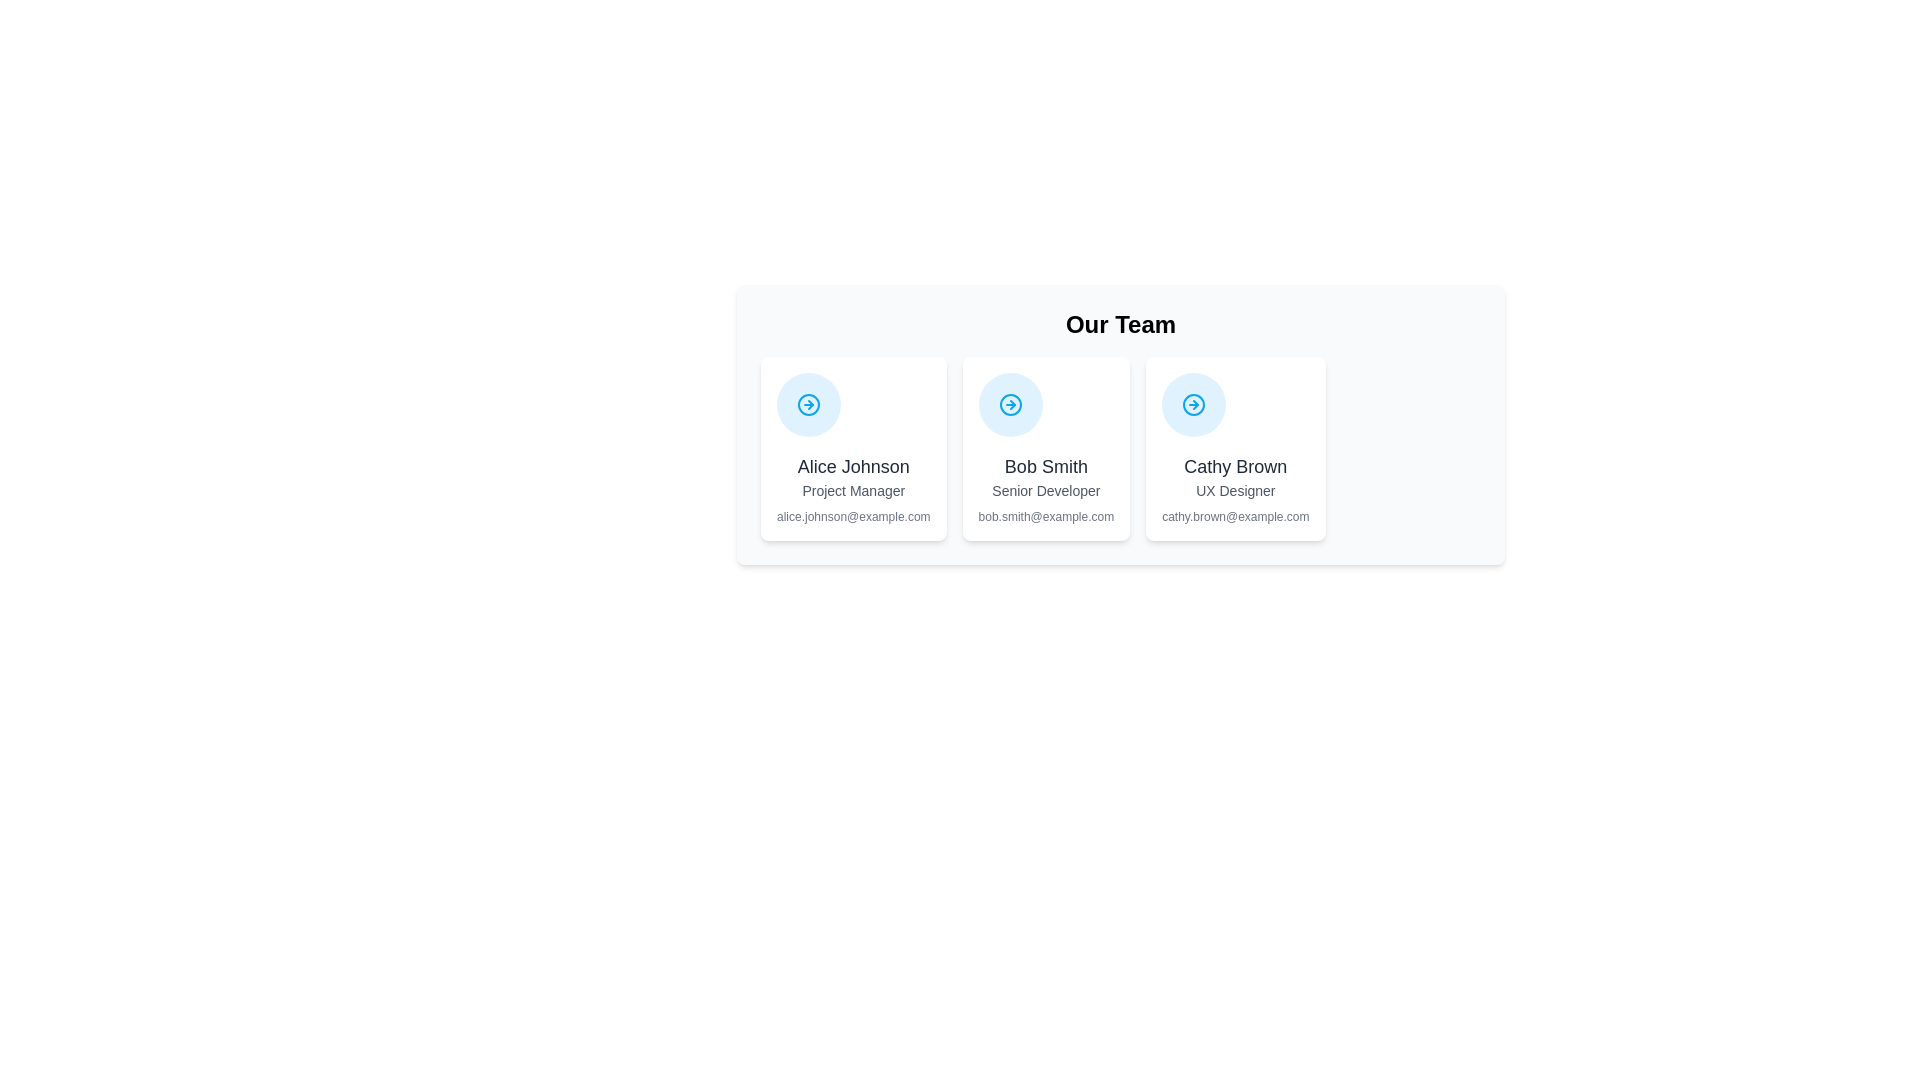  I want to click on the Icon button located at the top-center part of the card representing 'Cathy Brown', so click(1194, 405).